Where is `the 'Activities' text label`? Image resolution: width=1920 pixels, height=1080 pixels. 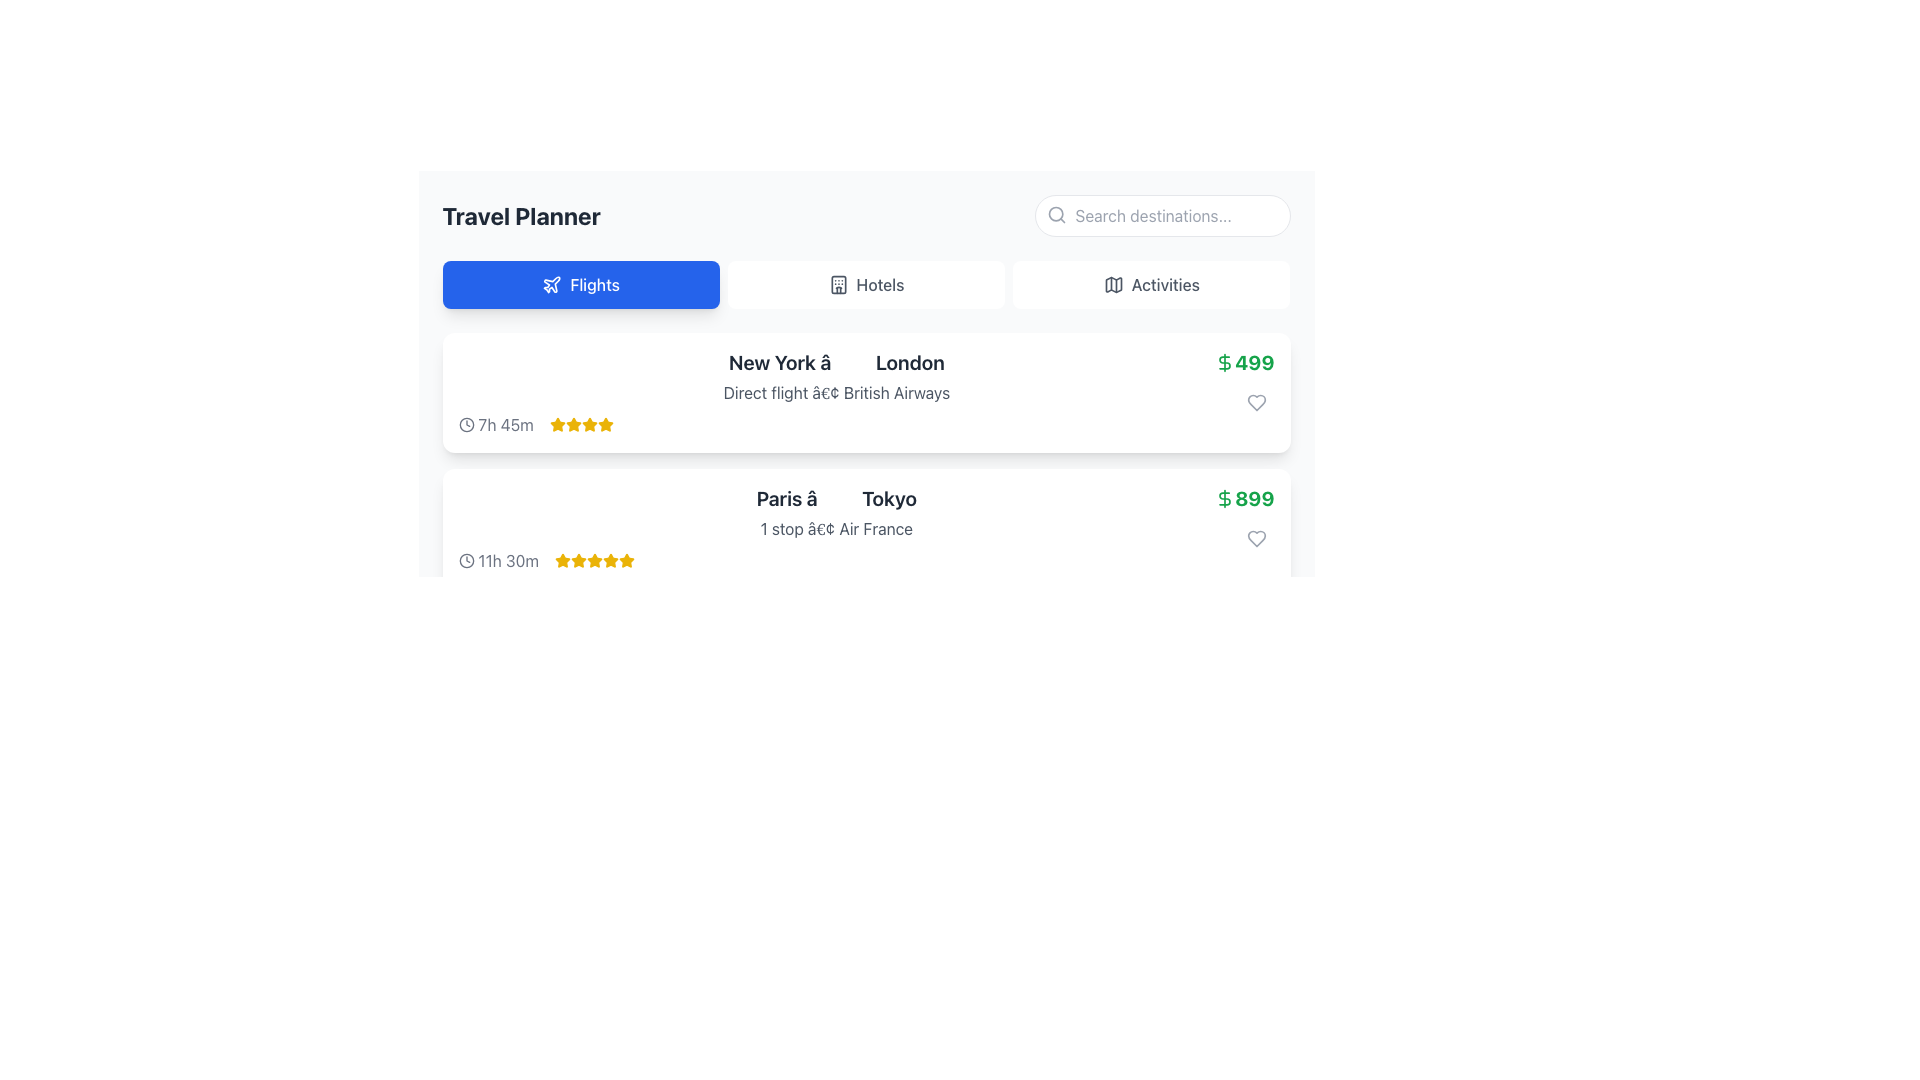 the 'Activities' text label is located at coordinates (1165, 285).